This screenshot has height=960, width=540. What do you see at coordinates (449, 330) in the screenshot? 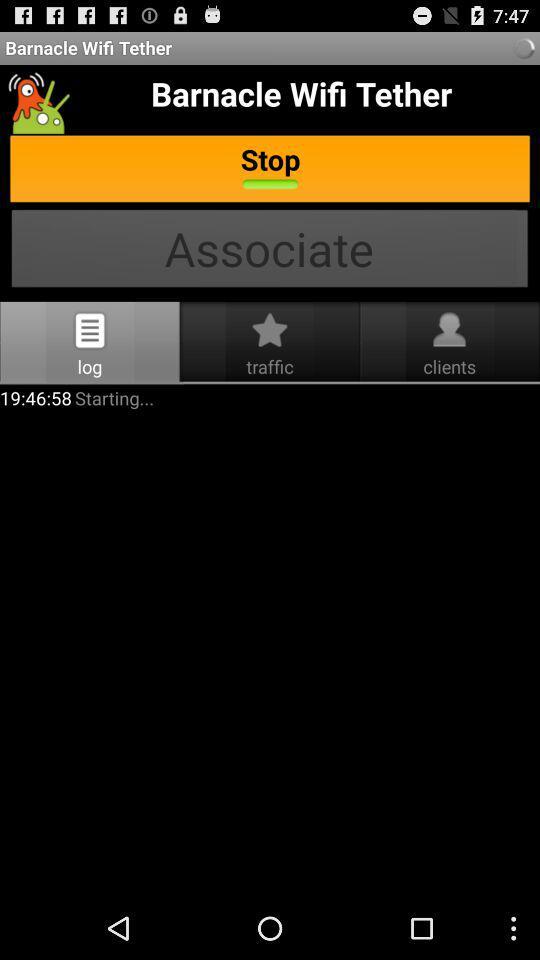
I see `clients beside traffic` at bounding box center [449, 330].